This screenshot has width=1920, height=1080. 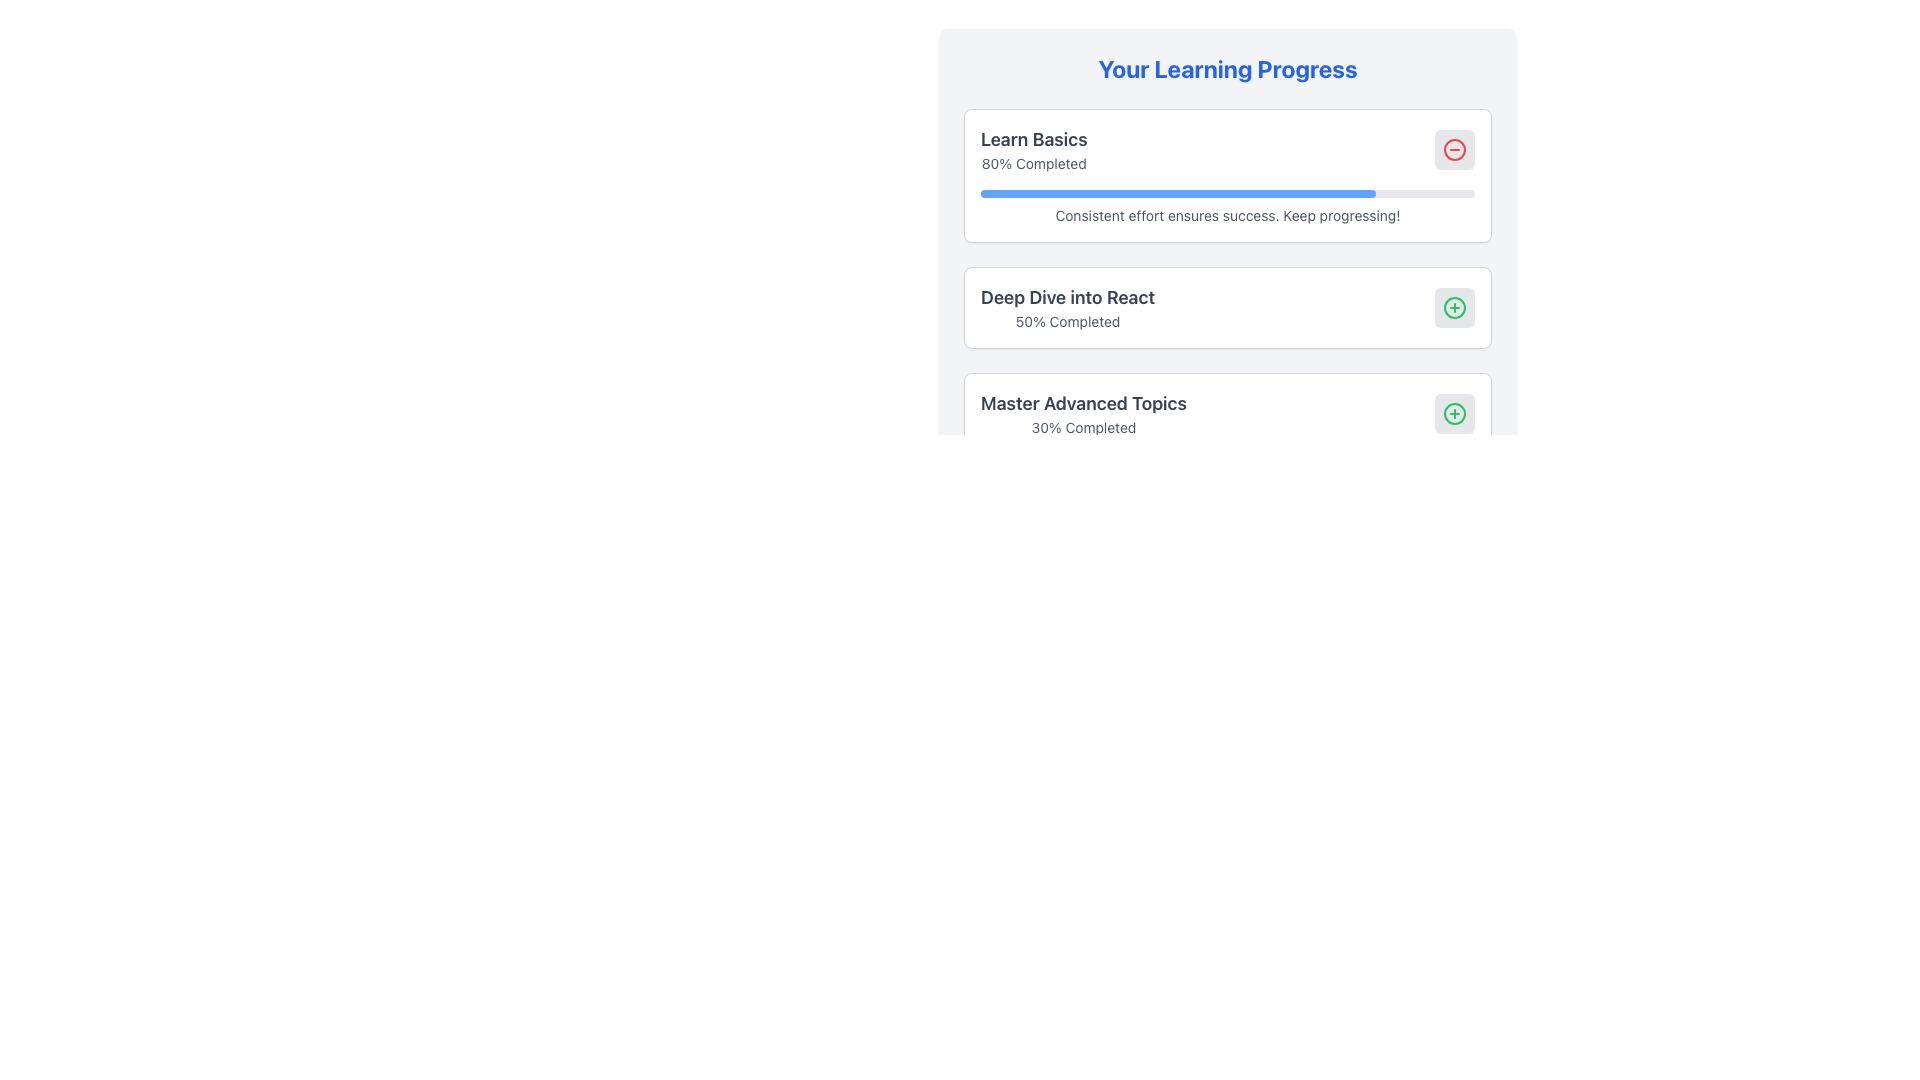 What do you see at coordinates (1034, 138) in the screenshot?
I see `text label displaying 'Learn Basics', which is styled with a bold and larger font size and is located at the top of the progress item section` at bounding box center [1034, 138].